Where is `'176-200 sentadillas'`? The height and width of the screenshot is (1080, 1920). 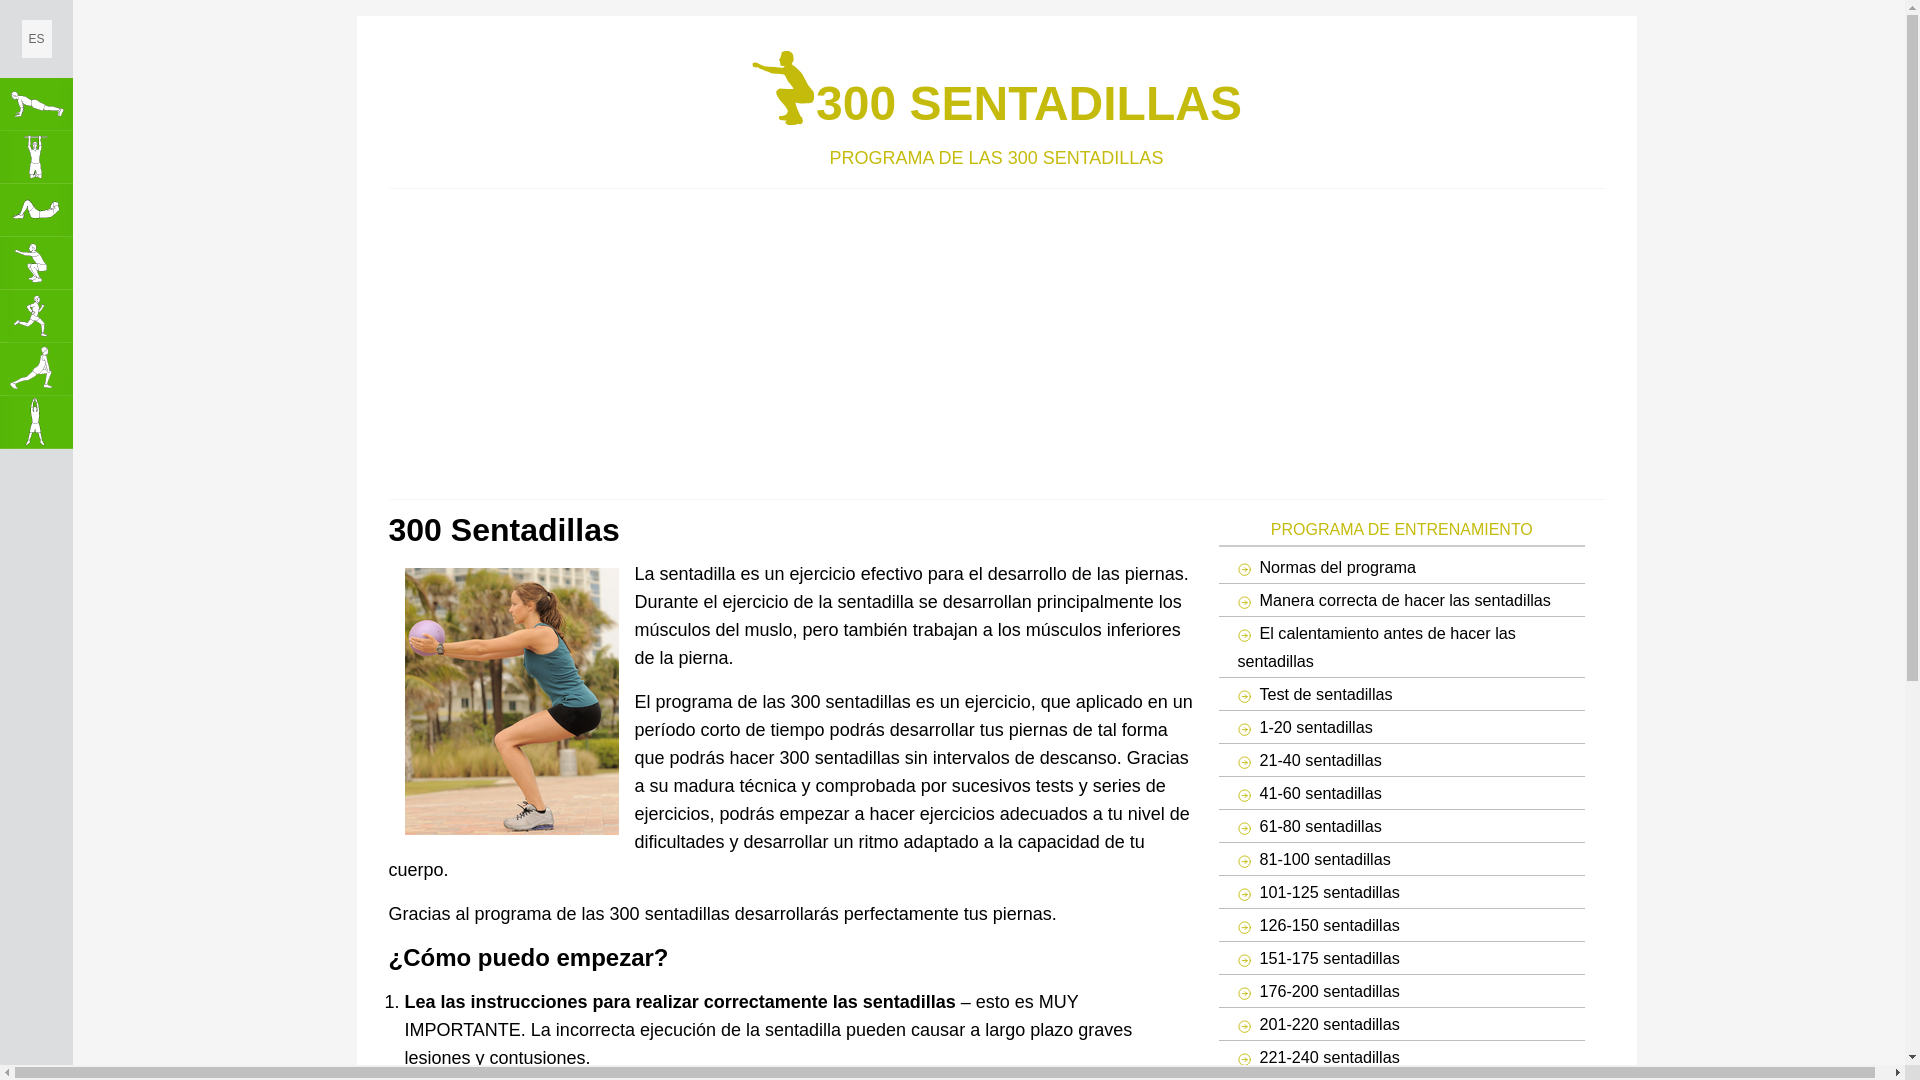 '176-200 sentadillas' is located at coordinates (1400, 991).